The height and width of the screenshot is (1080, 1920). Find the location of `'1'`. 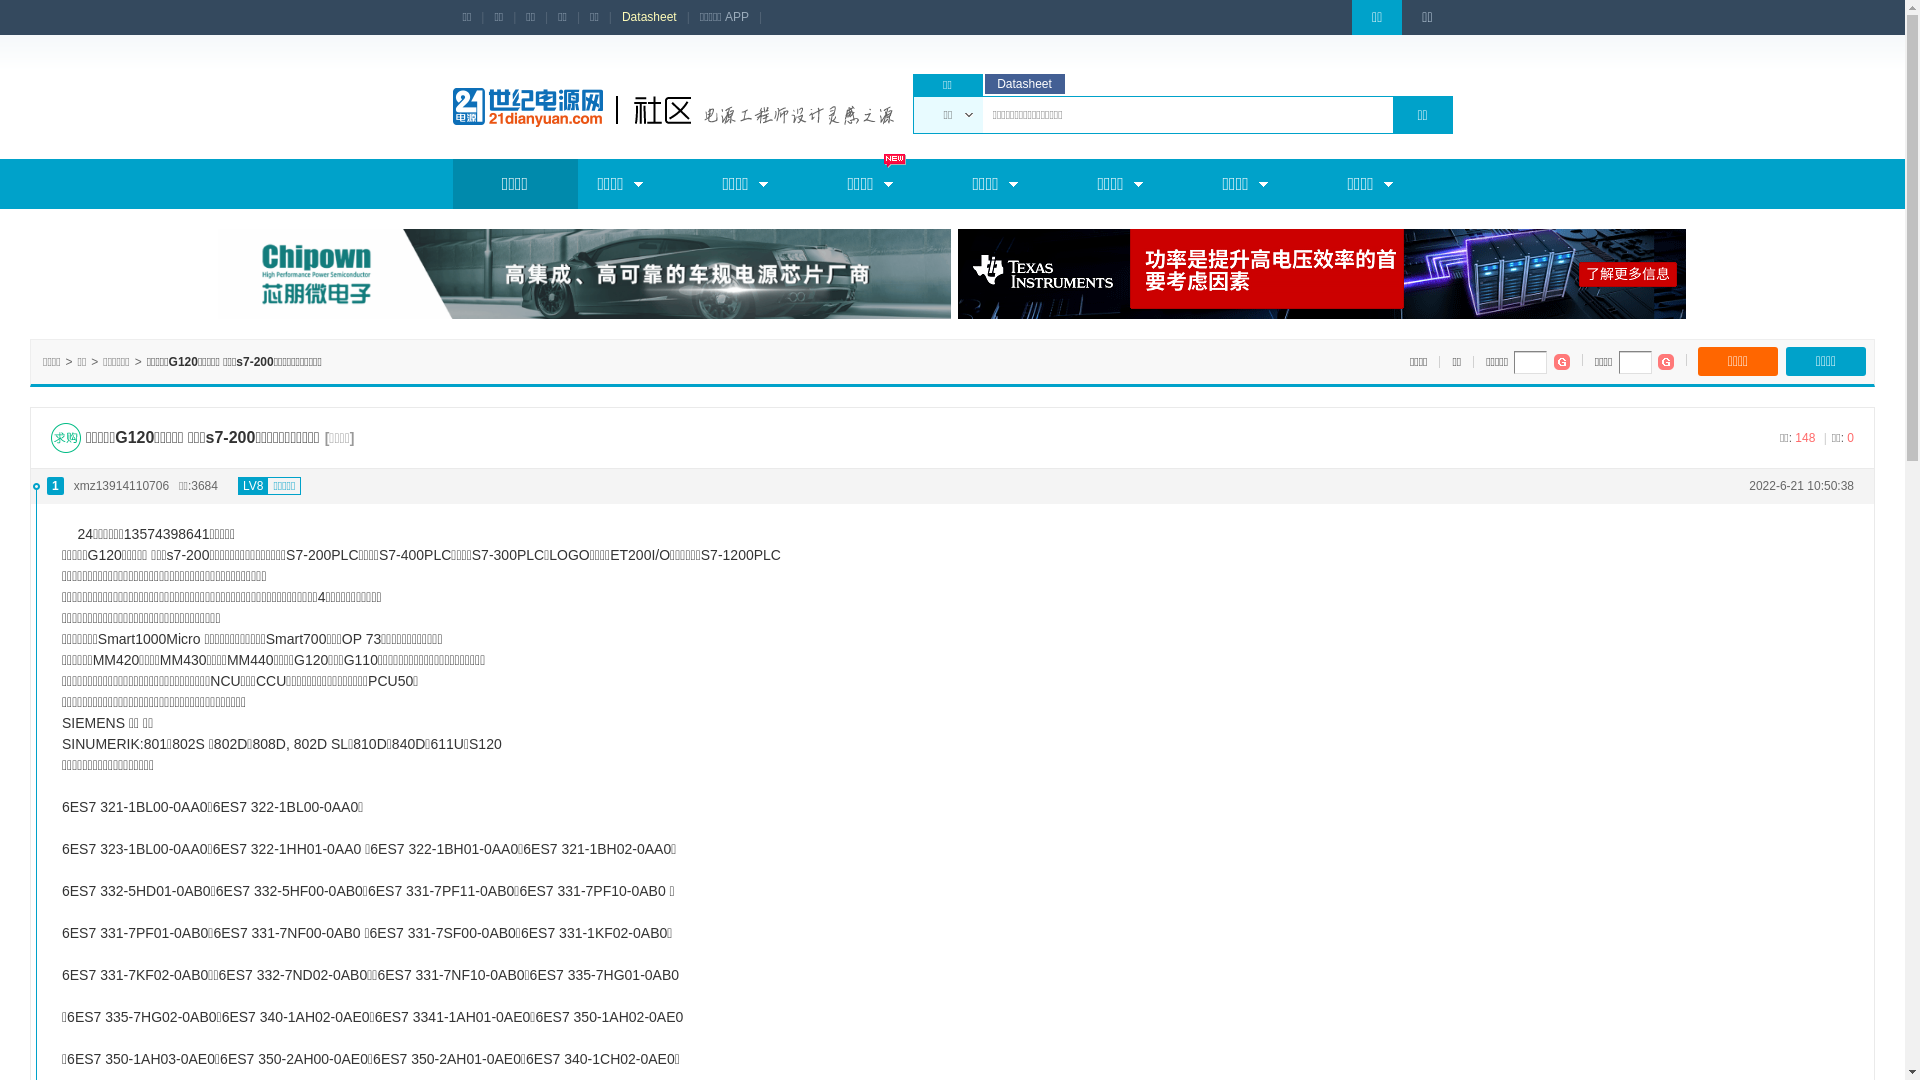

'1' is located at coordinates (55, 485).